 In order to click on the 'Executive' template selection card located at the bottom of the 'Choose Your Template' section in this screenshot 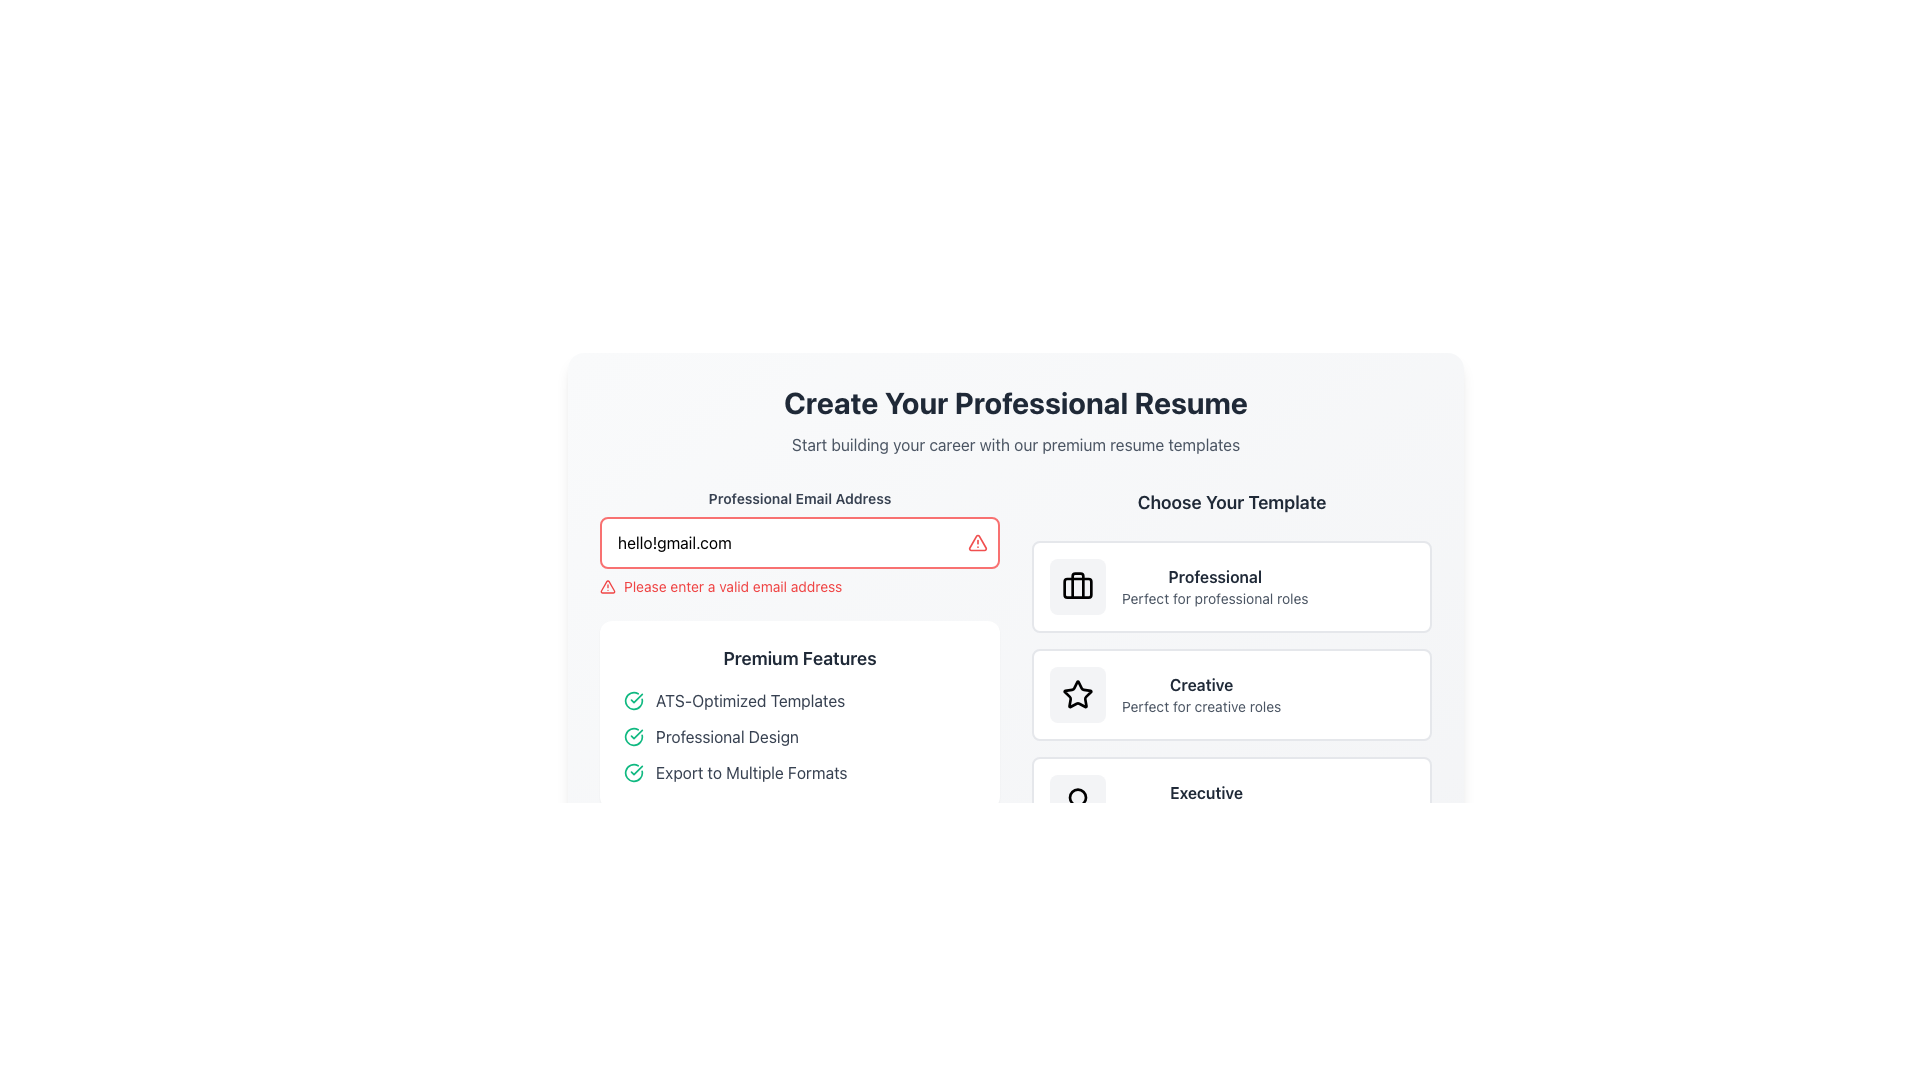, I will do `click(1231, 801)`.